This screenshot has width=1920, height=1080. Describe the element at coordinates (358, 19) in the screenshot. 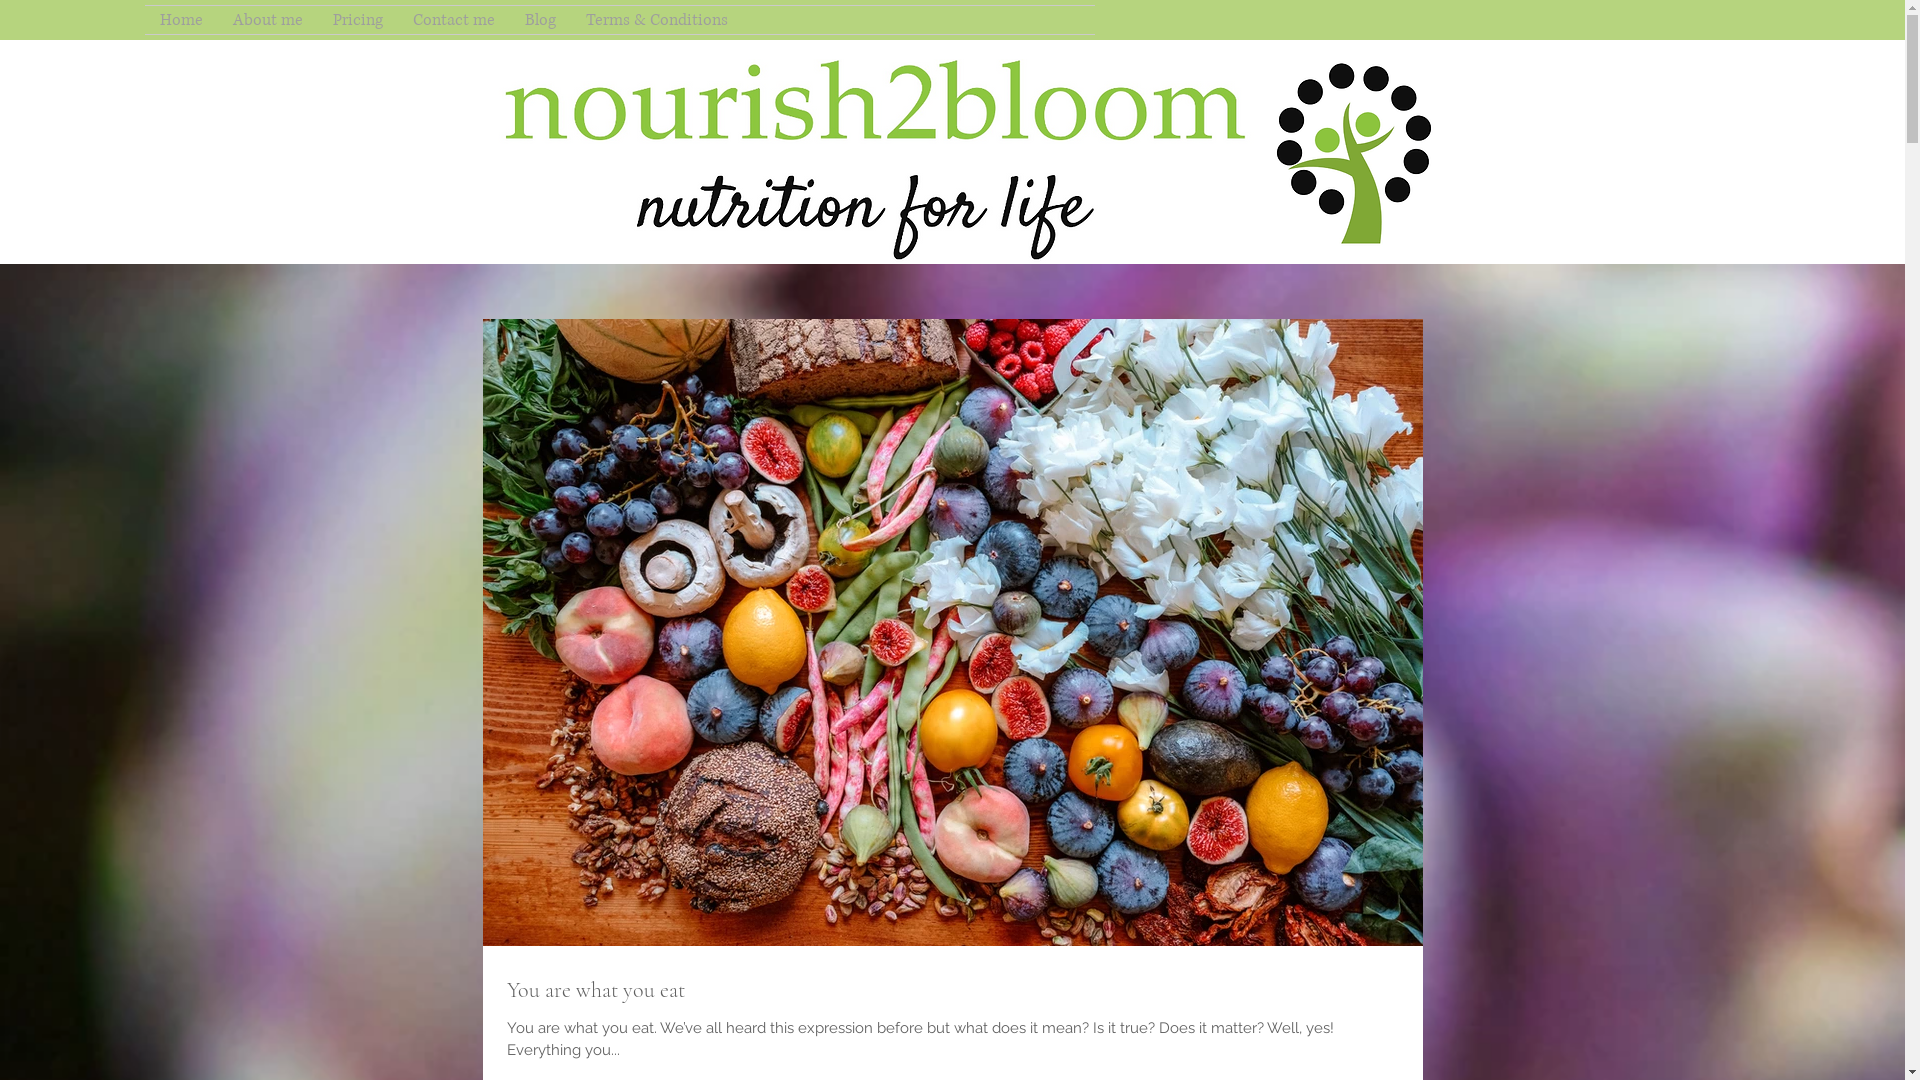

I see `'Pricing'` at that location.